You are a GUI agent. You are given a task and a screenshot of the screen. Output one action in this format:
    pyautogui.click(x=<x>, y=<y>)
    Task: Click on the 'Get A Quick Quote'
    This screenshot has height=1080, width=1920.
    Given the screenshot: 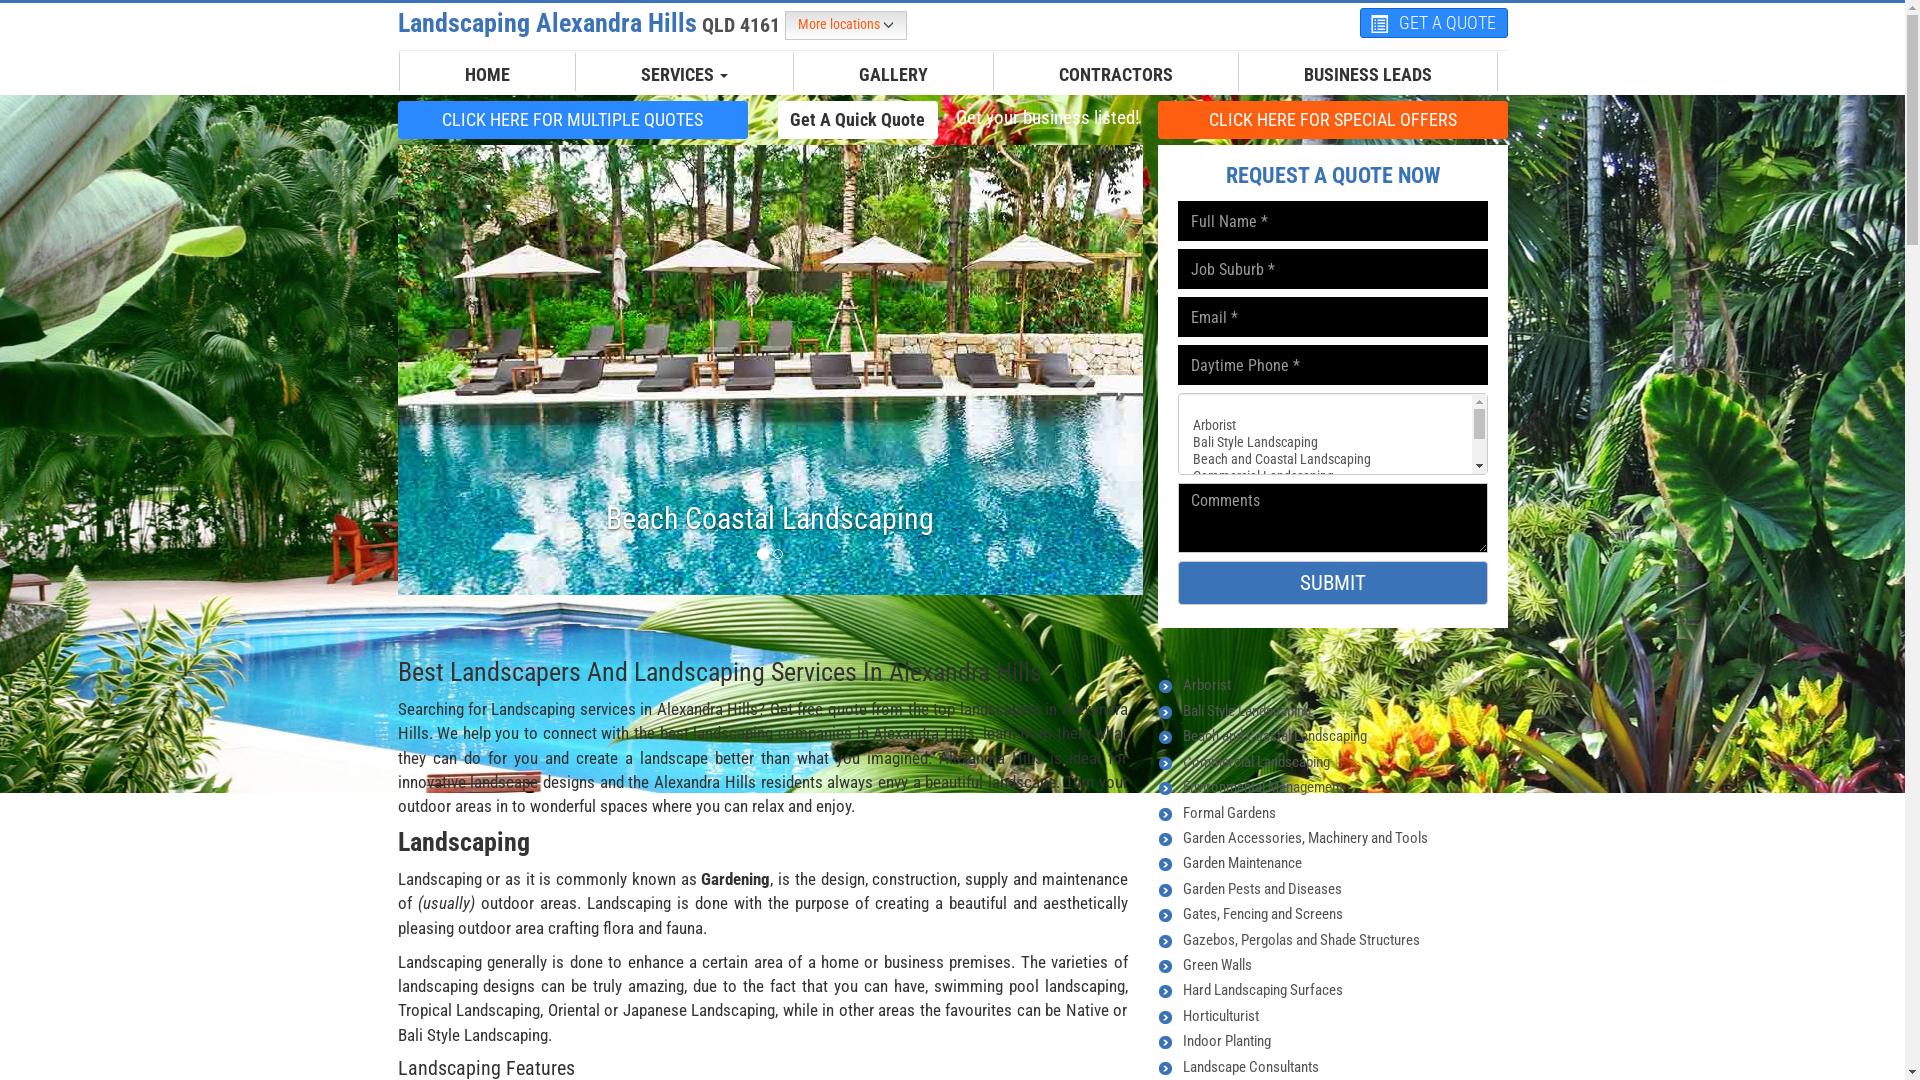 What is the action you would take?
    pyautogui.click(x=776, y=119)
    